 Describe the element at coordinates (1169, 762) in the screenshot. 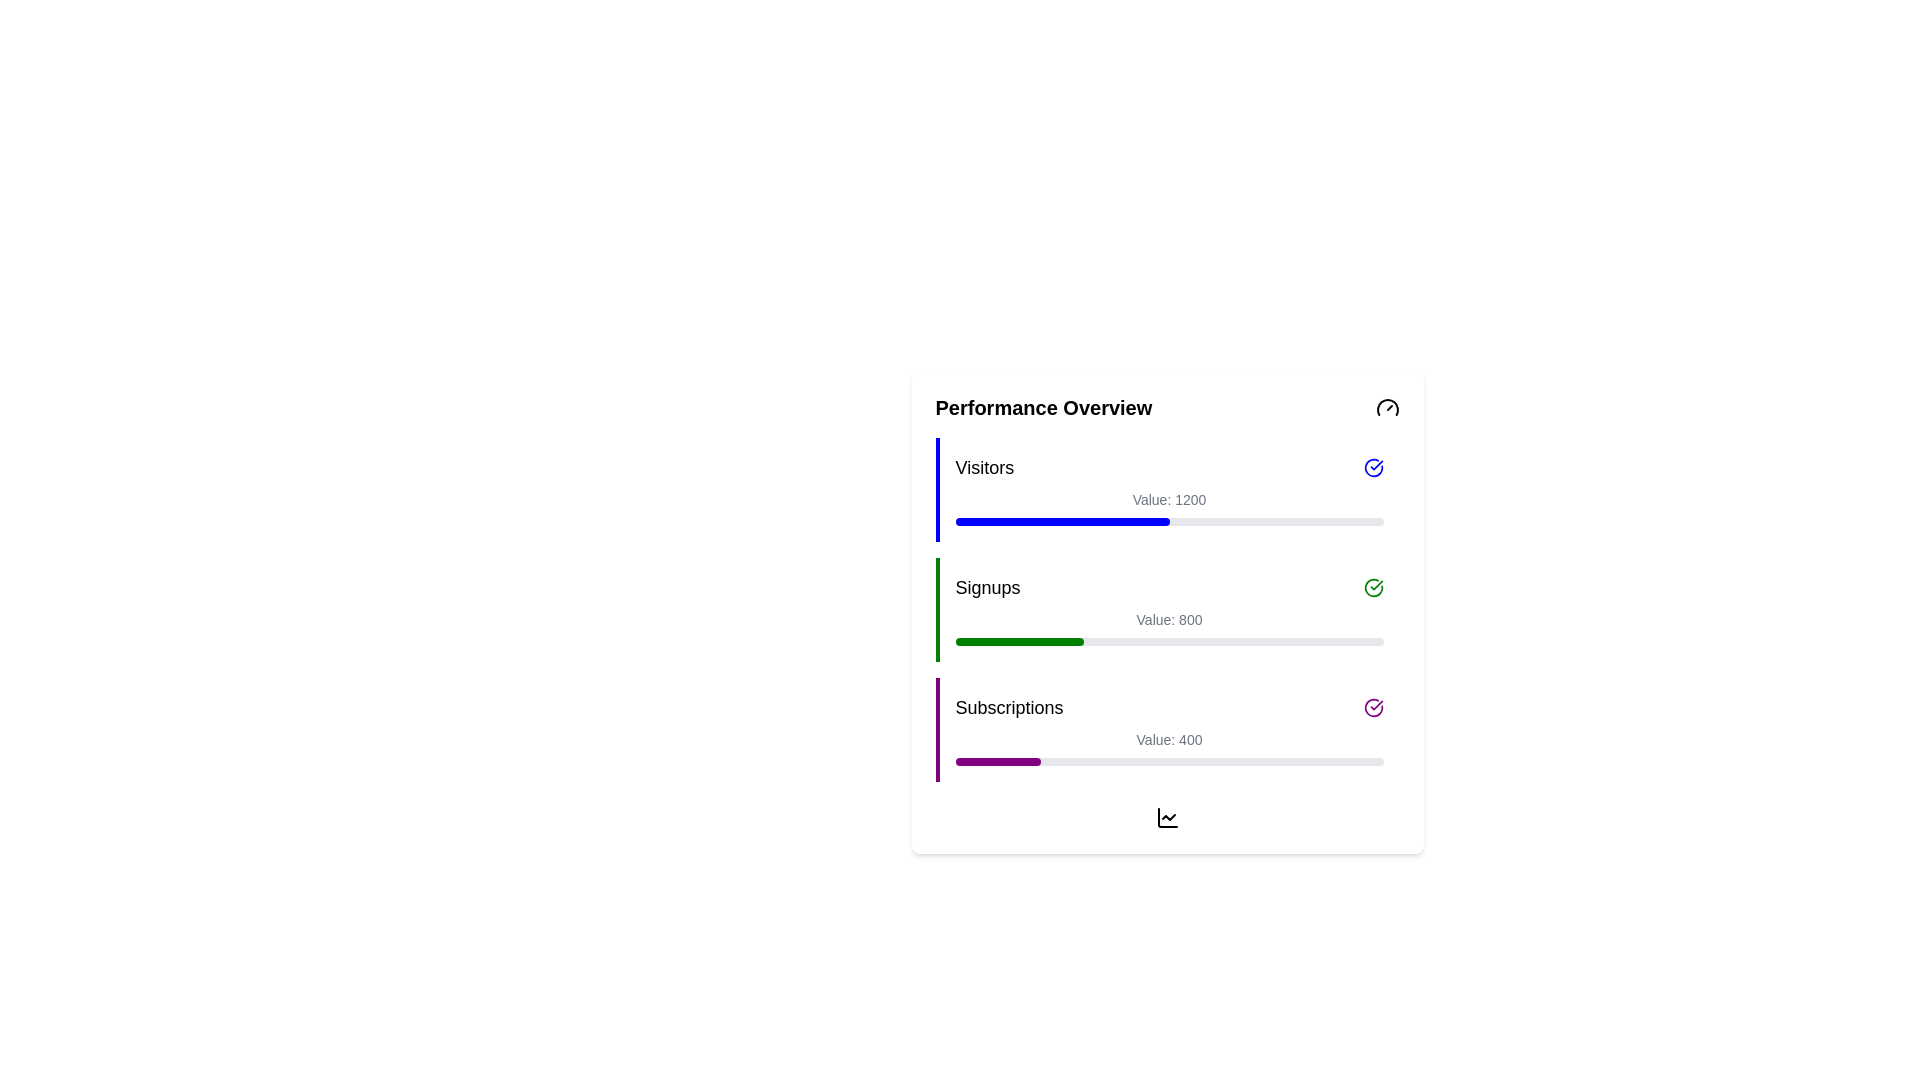

I see `the progress bar with a gray background and a purple foreground, positioned under the 'Value: 400' text in the 'Subscriptions' section of the performance overview card` at that location.